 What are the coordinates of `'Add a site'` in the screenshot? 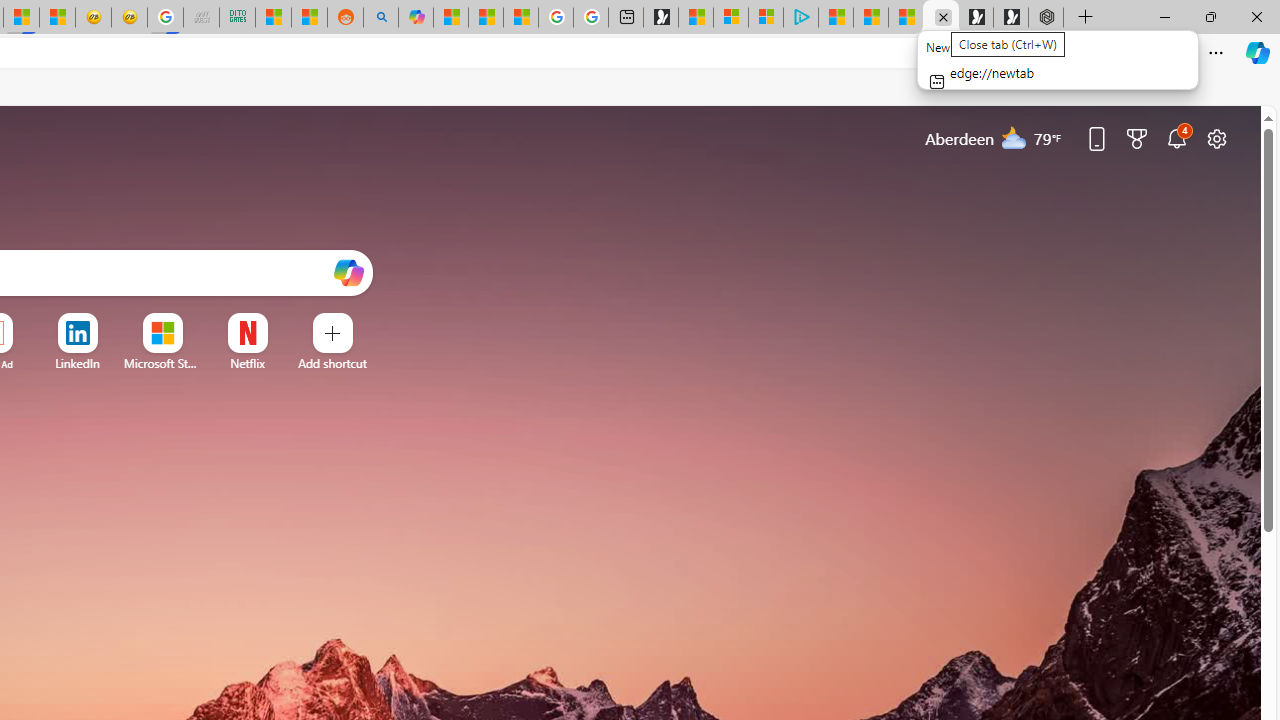 It's located at (332, 363).